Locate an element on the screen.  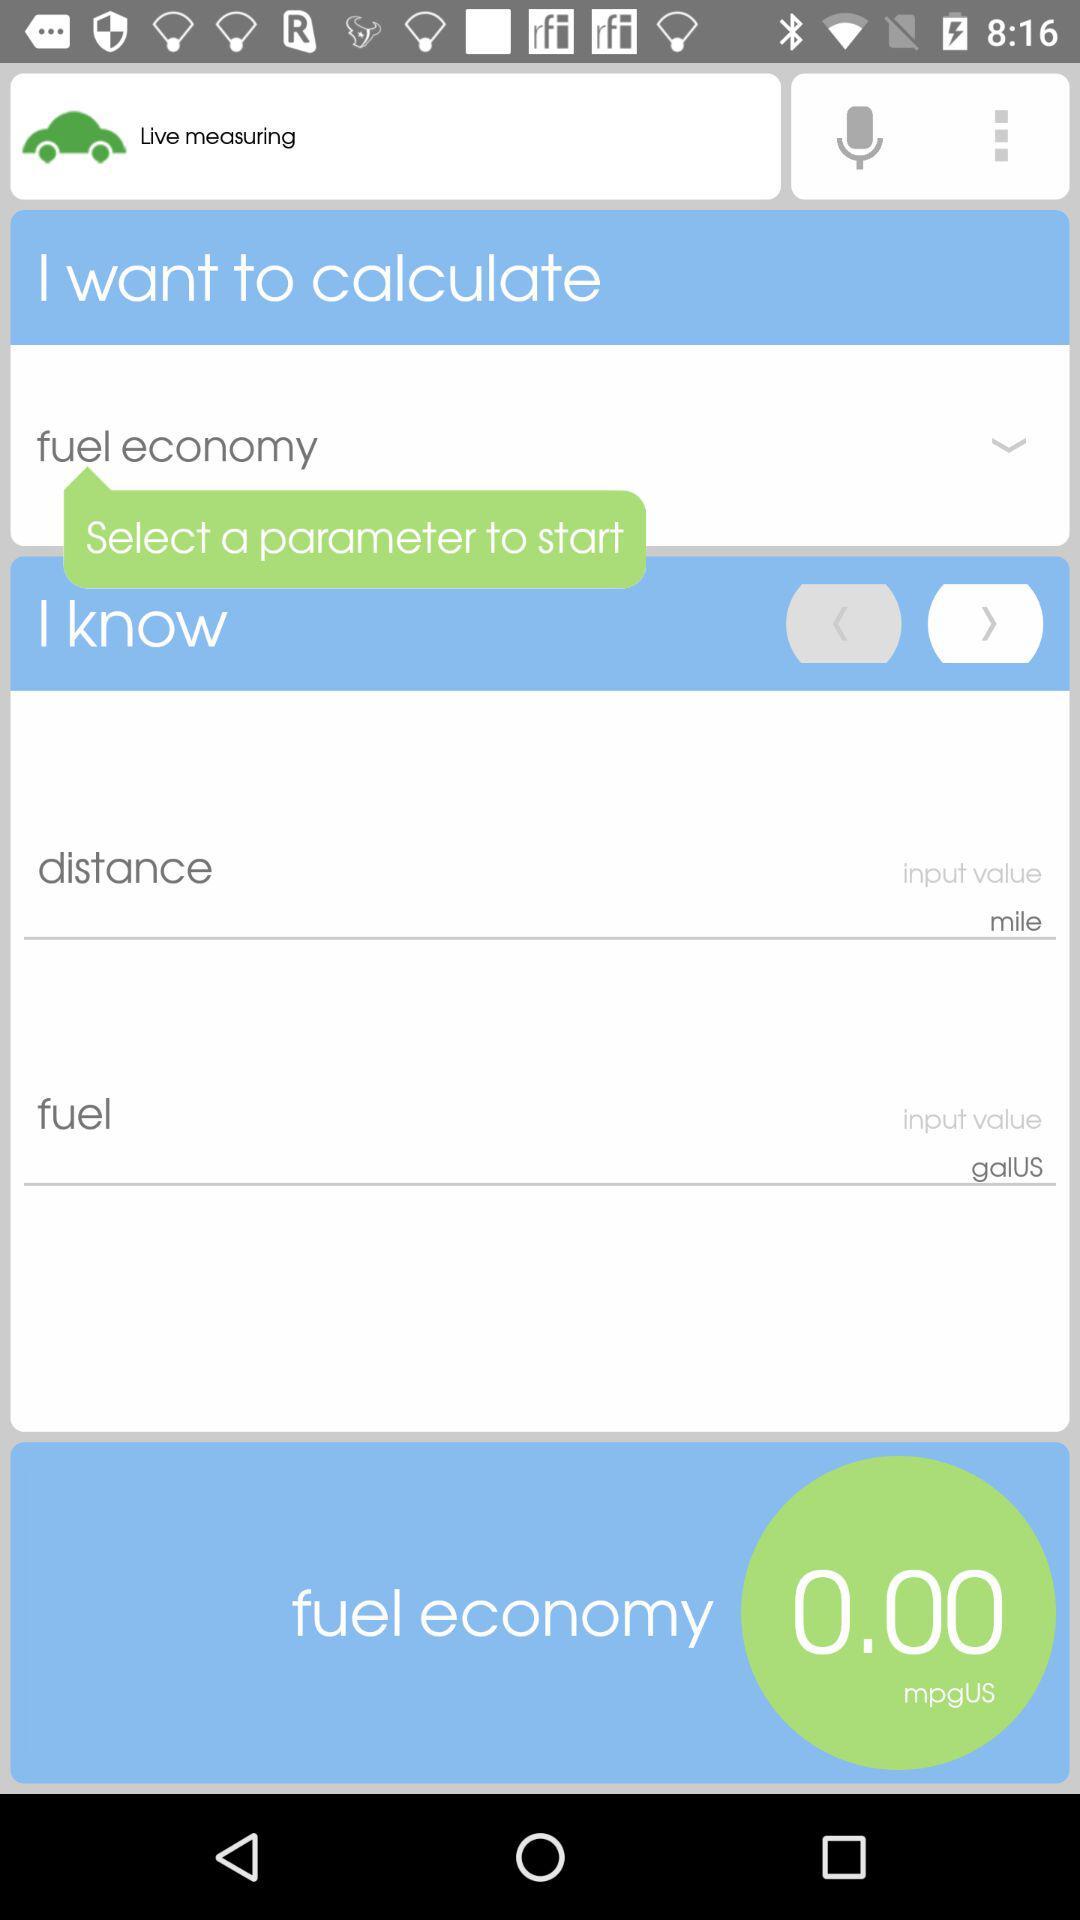
scroll forward is located at coordinates (984, 622).